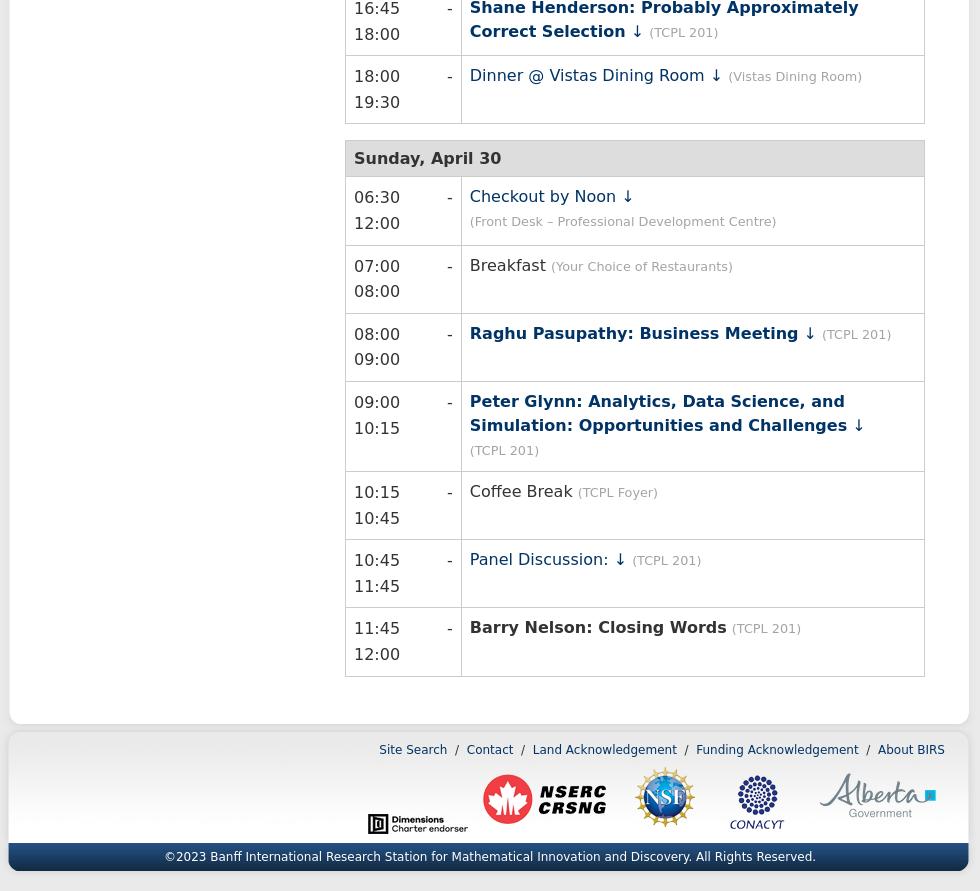 The width and height of the screenshot is (980, 891). I want to click on 'Land Acknowledgement', so click(603, 748).